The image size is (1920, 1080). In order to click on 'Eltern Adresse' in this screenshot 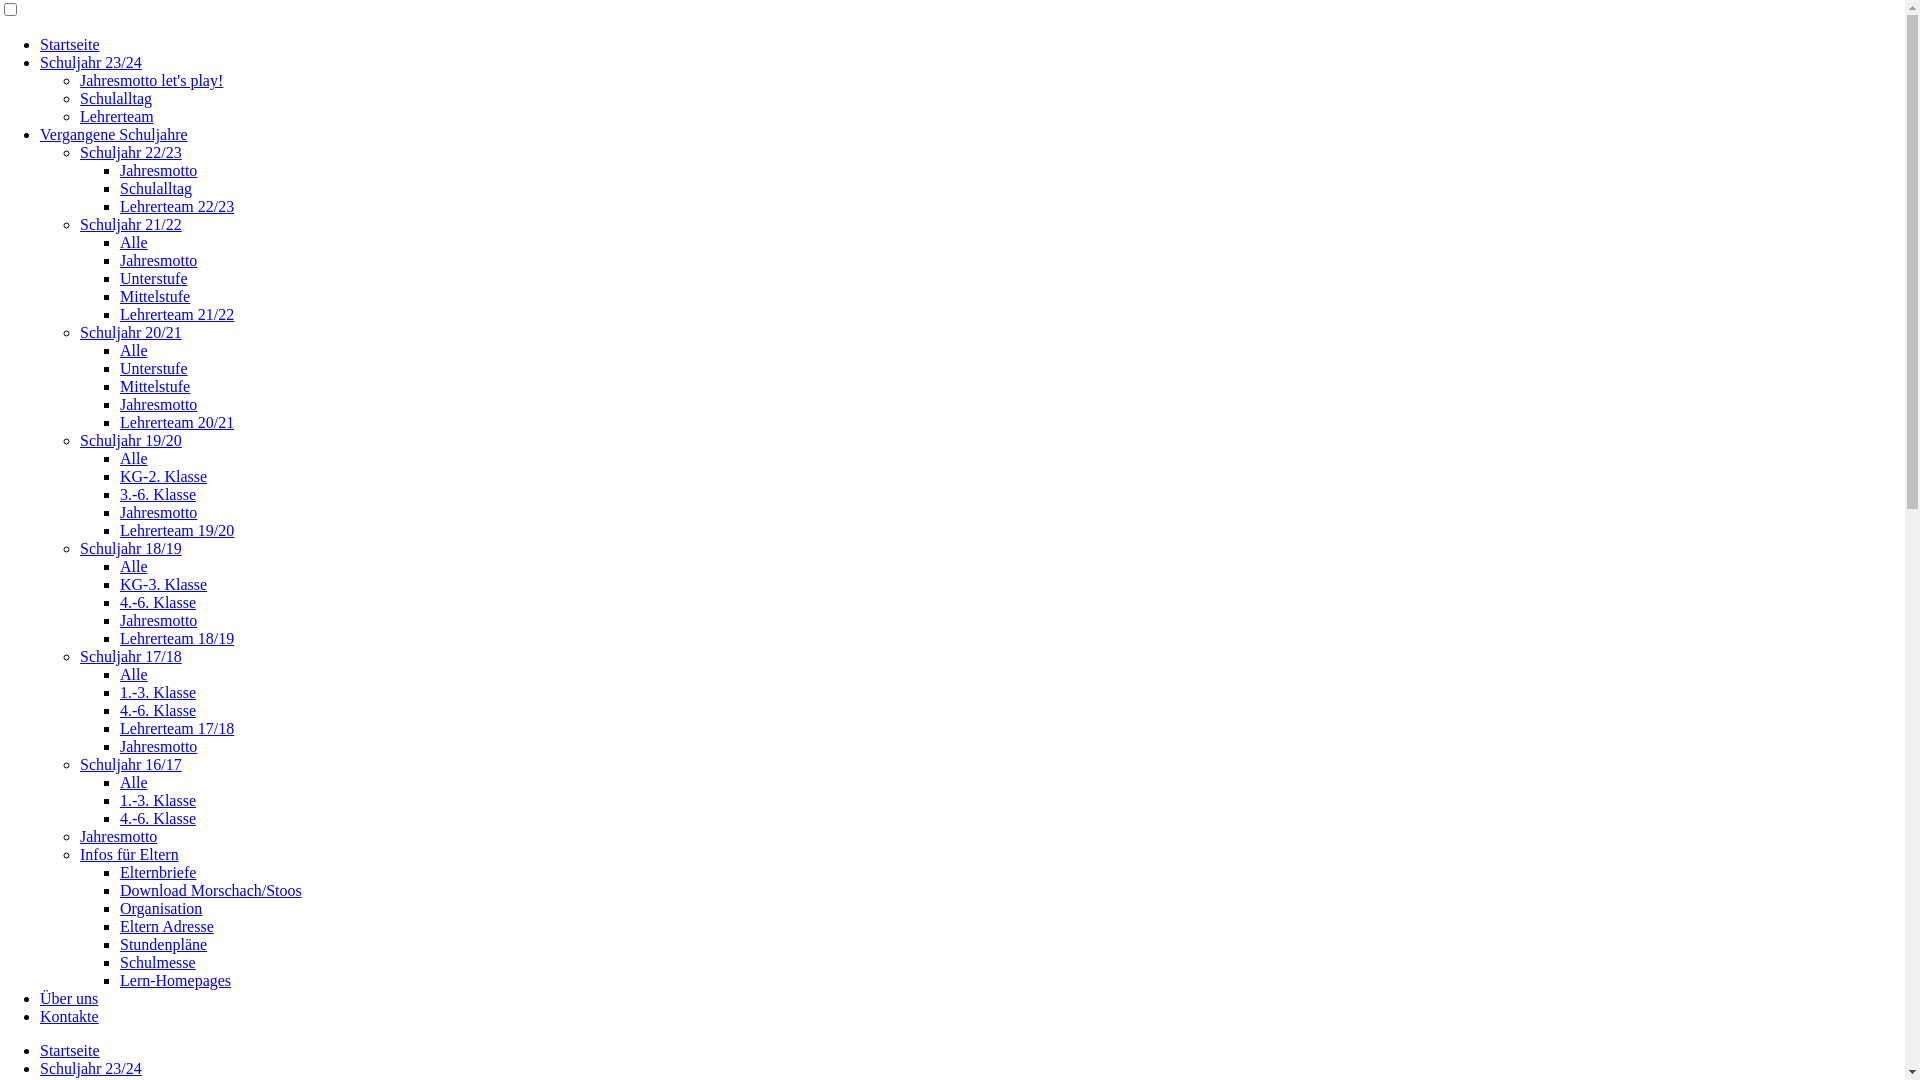, I will do `click(167, 926)`.